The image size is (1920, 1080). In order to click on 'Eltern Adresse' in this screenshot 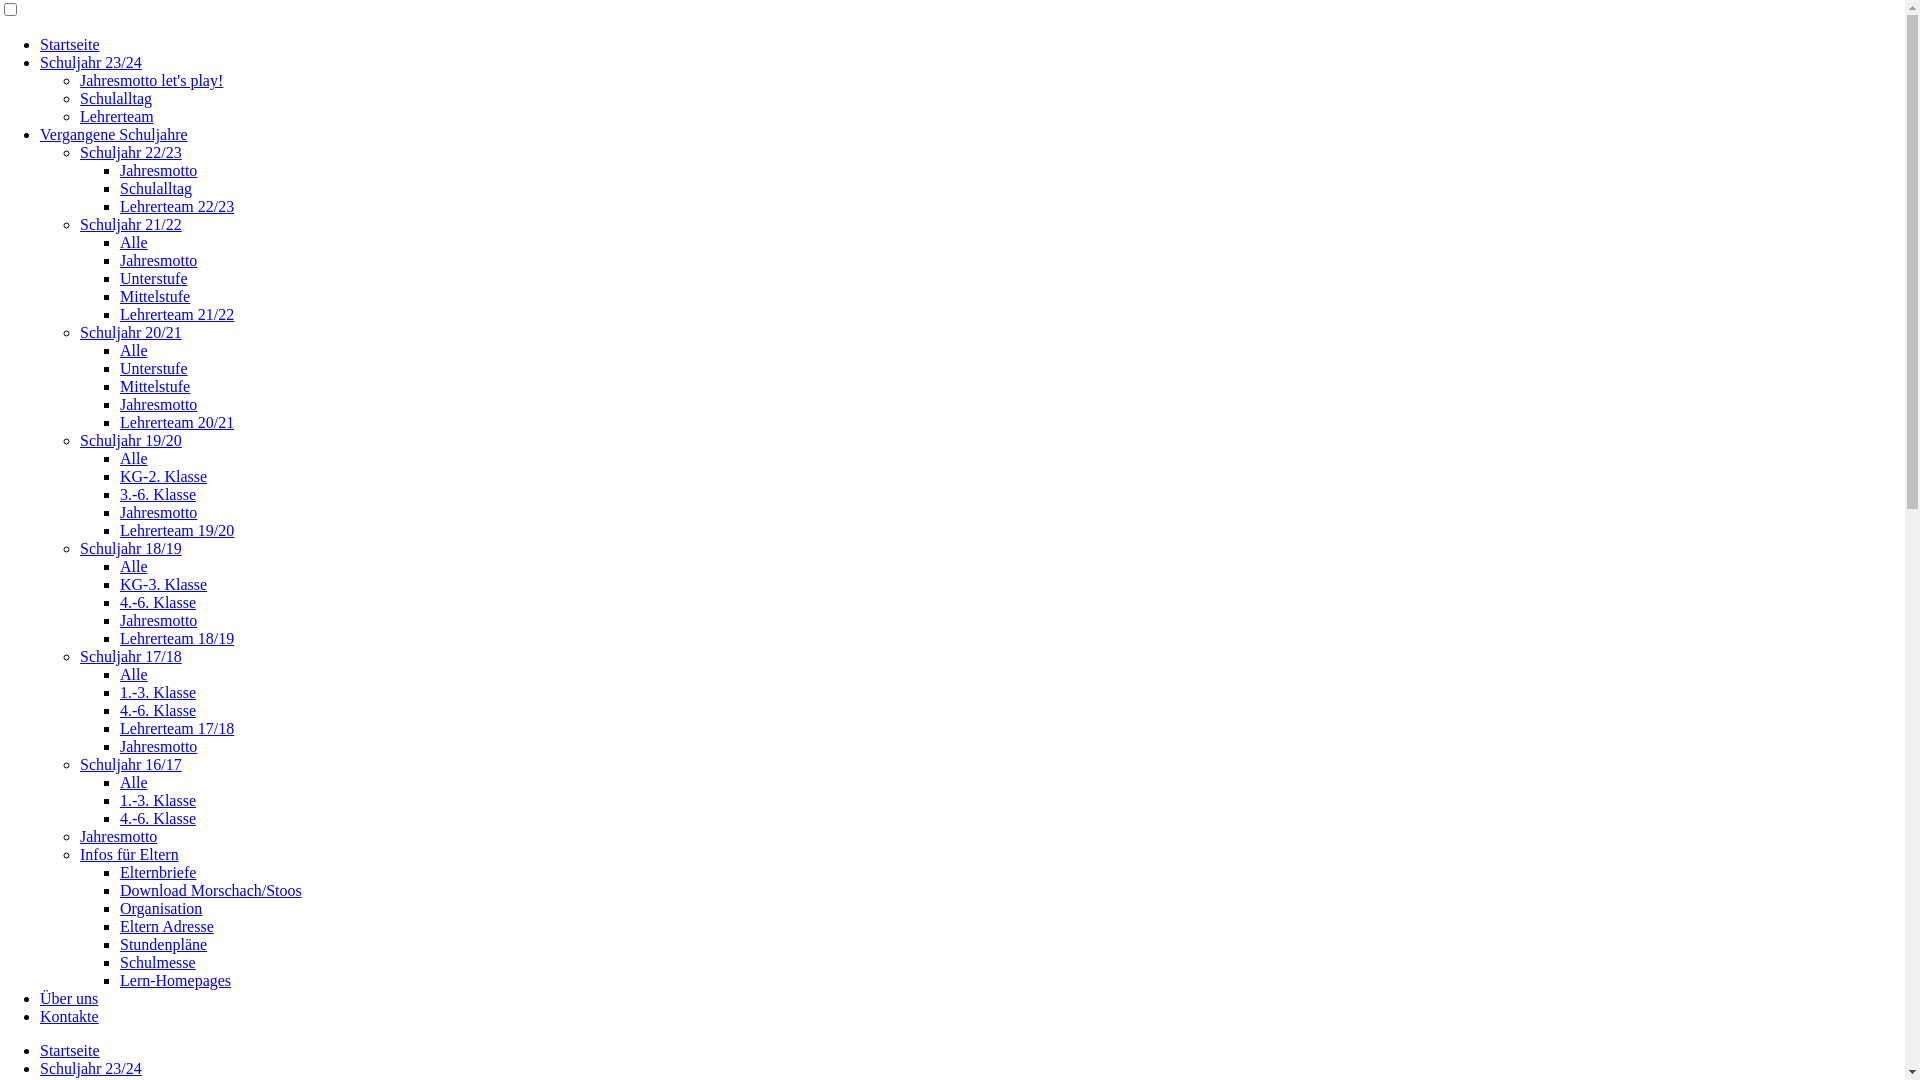, I will do `click(167, 926)`.